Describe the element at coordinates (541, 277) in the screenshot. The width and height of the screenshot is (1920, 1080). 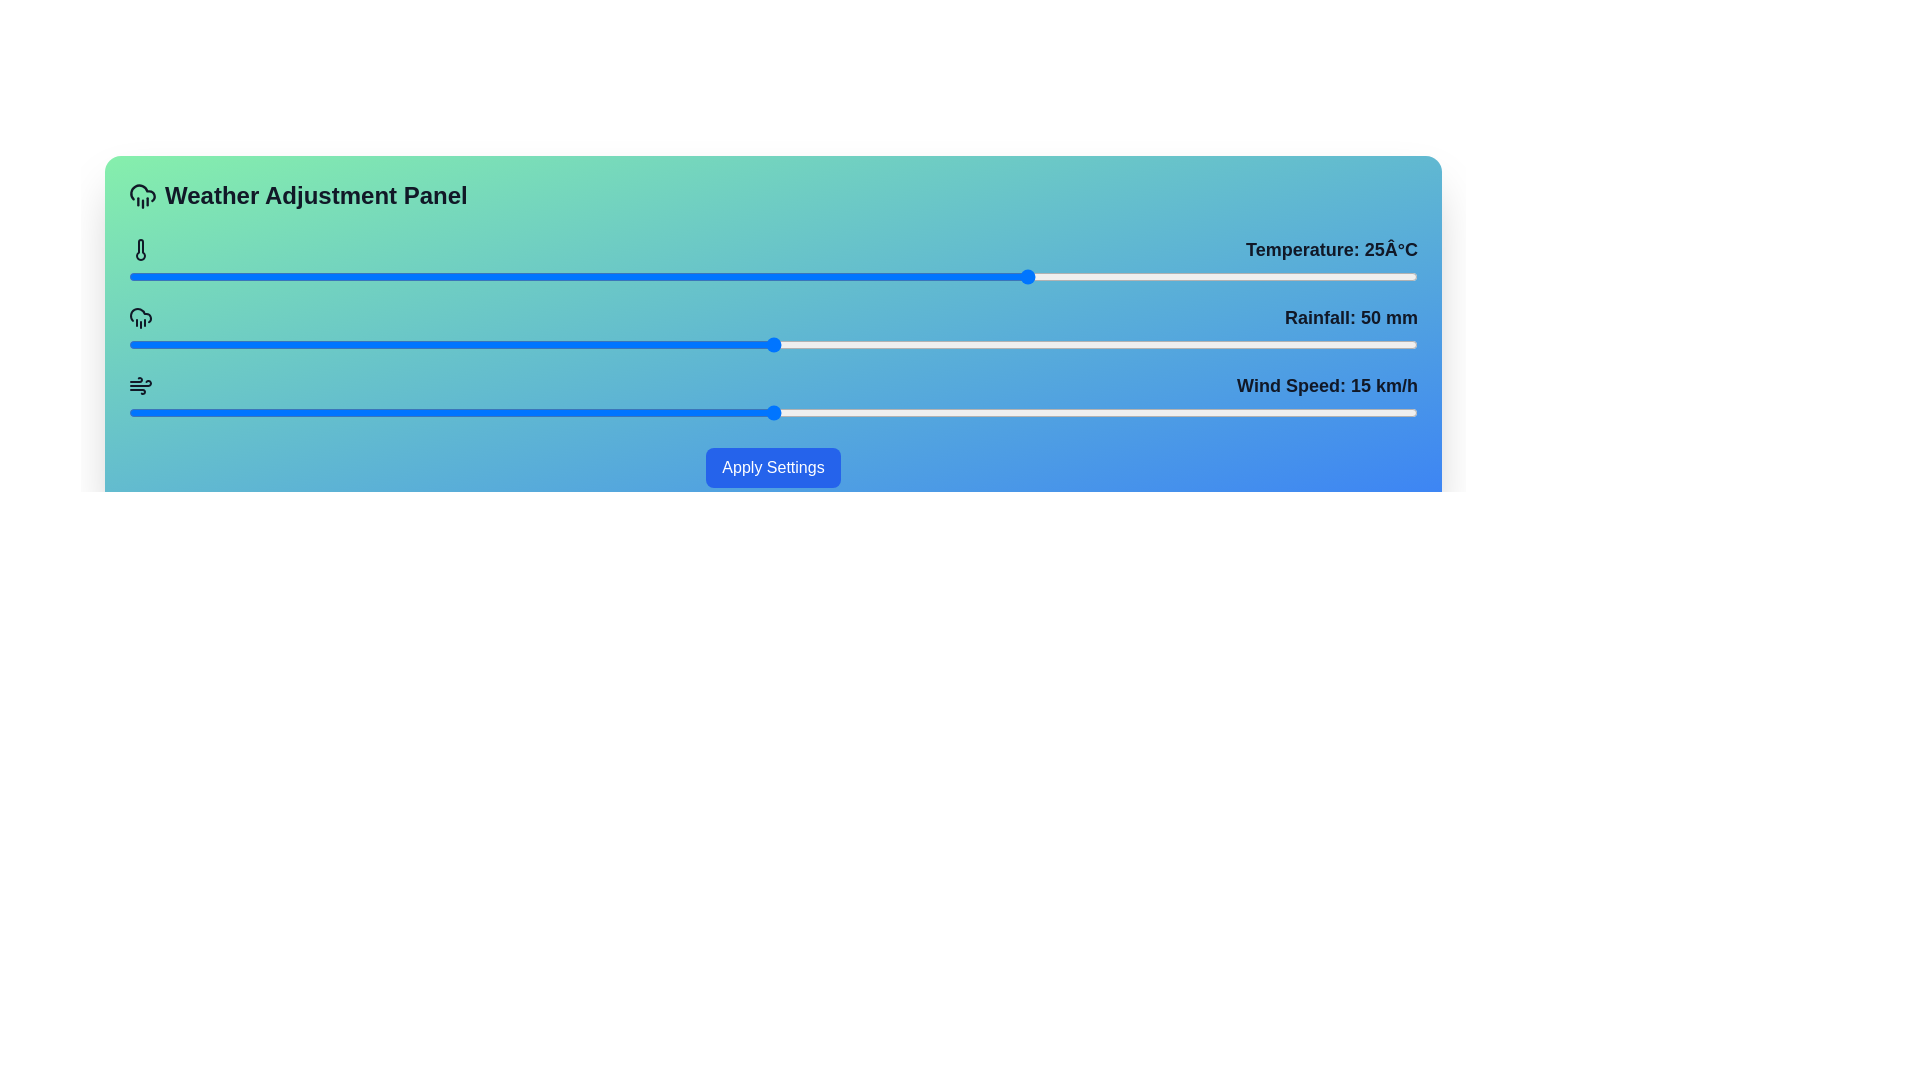
I see `the temperature slider` at that location.